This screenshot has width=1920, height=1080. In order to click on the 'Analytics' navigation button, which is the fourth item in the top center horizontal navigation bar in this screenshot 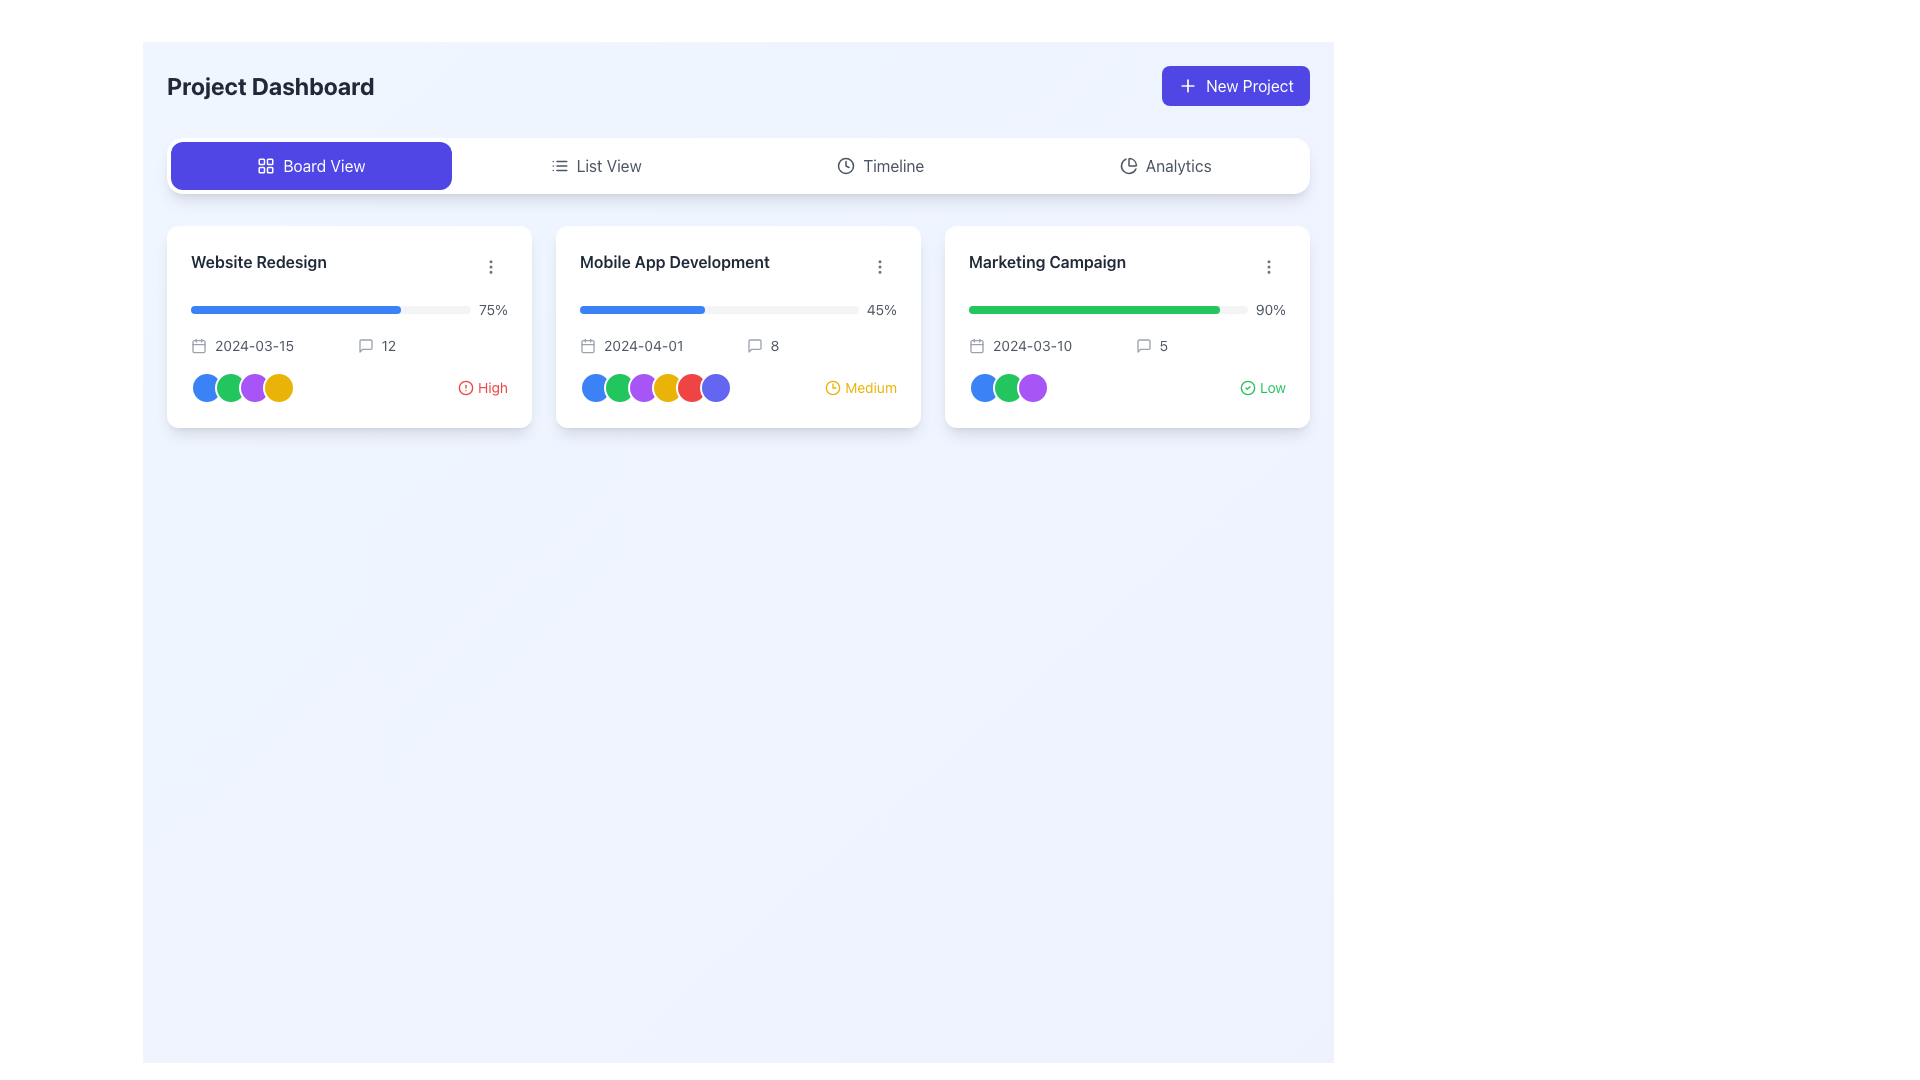, I will do `click(1165, 164)`.